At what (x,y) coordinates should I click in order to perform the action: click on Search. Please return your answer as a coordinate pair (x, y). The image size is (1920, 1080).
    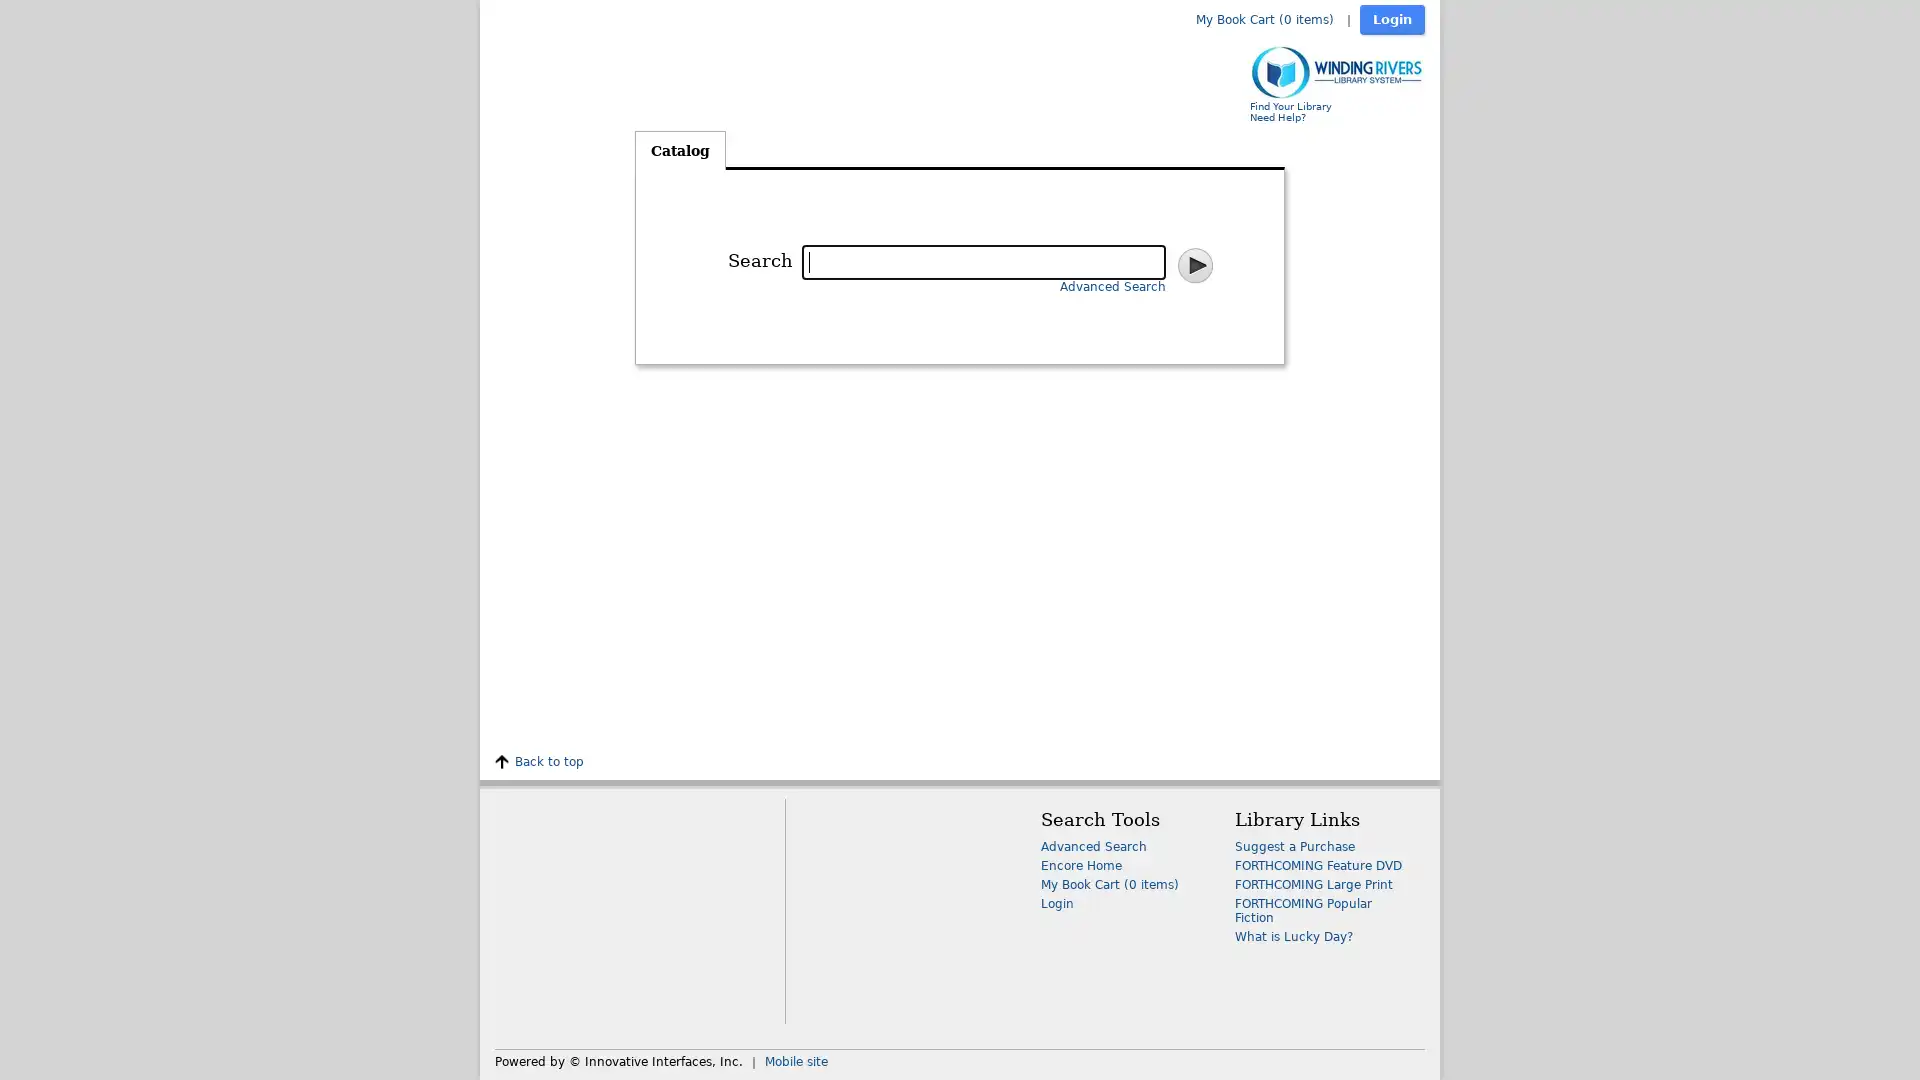
    Looking at the image, I should click on (1194, 264).